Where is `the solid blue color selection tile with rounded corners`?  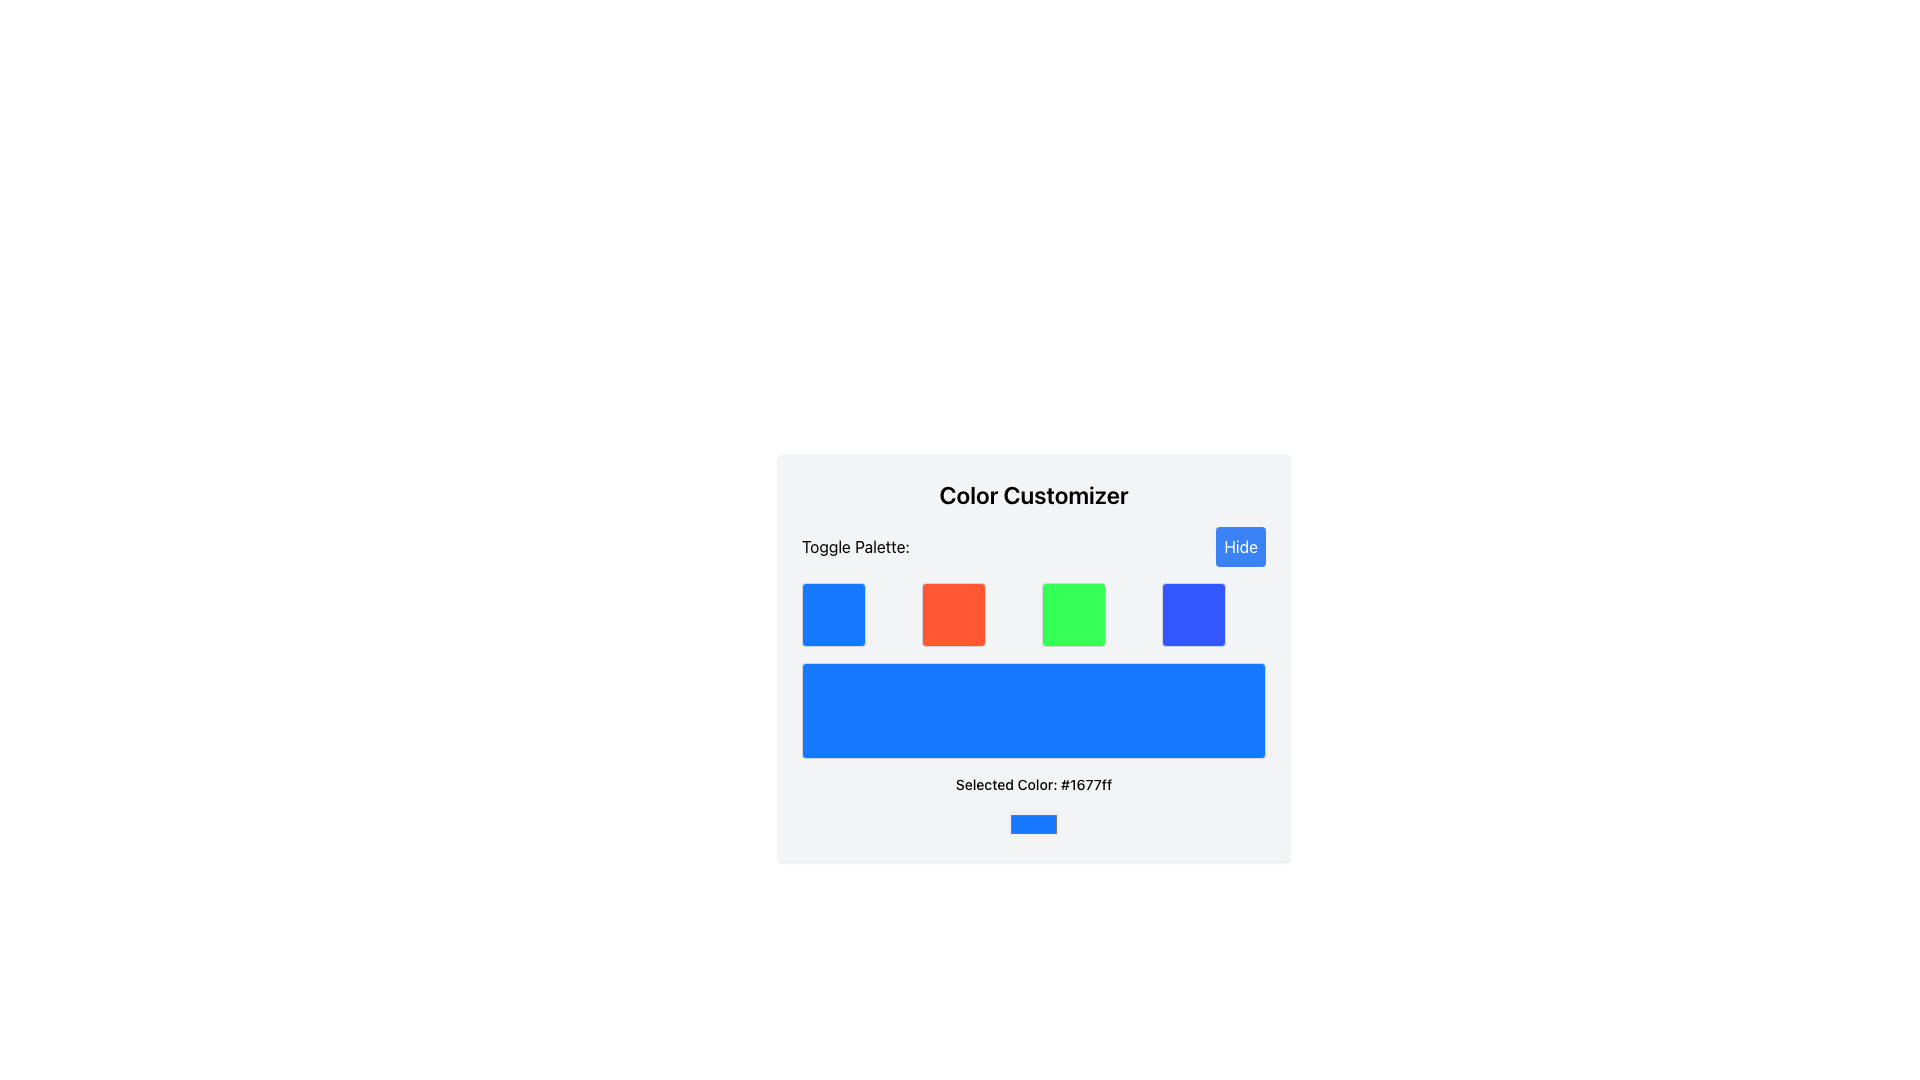
the solid blue color selection tile with rounded corners is located at coordinates (1194, 613).